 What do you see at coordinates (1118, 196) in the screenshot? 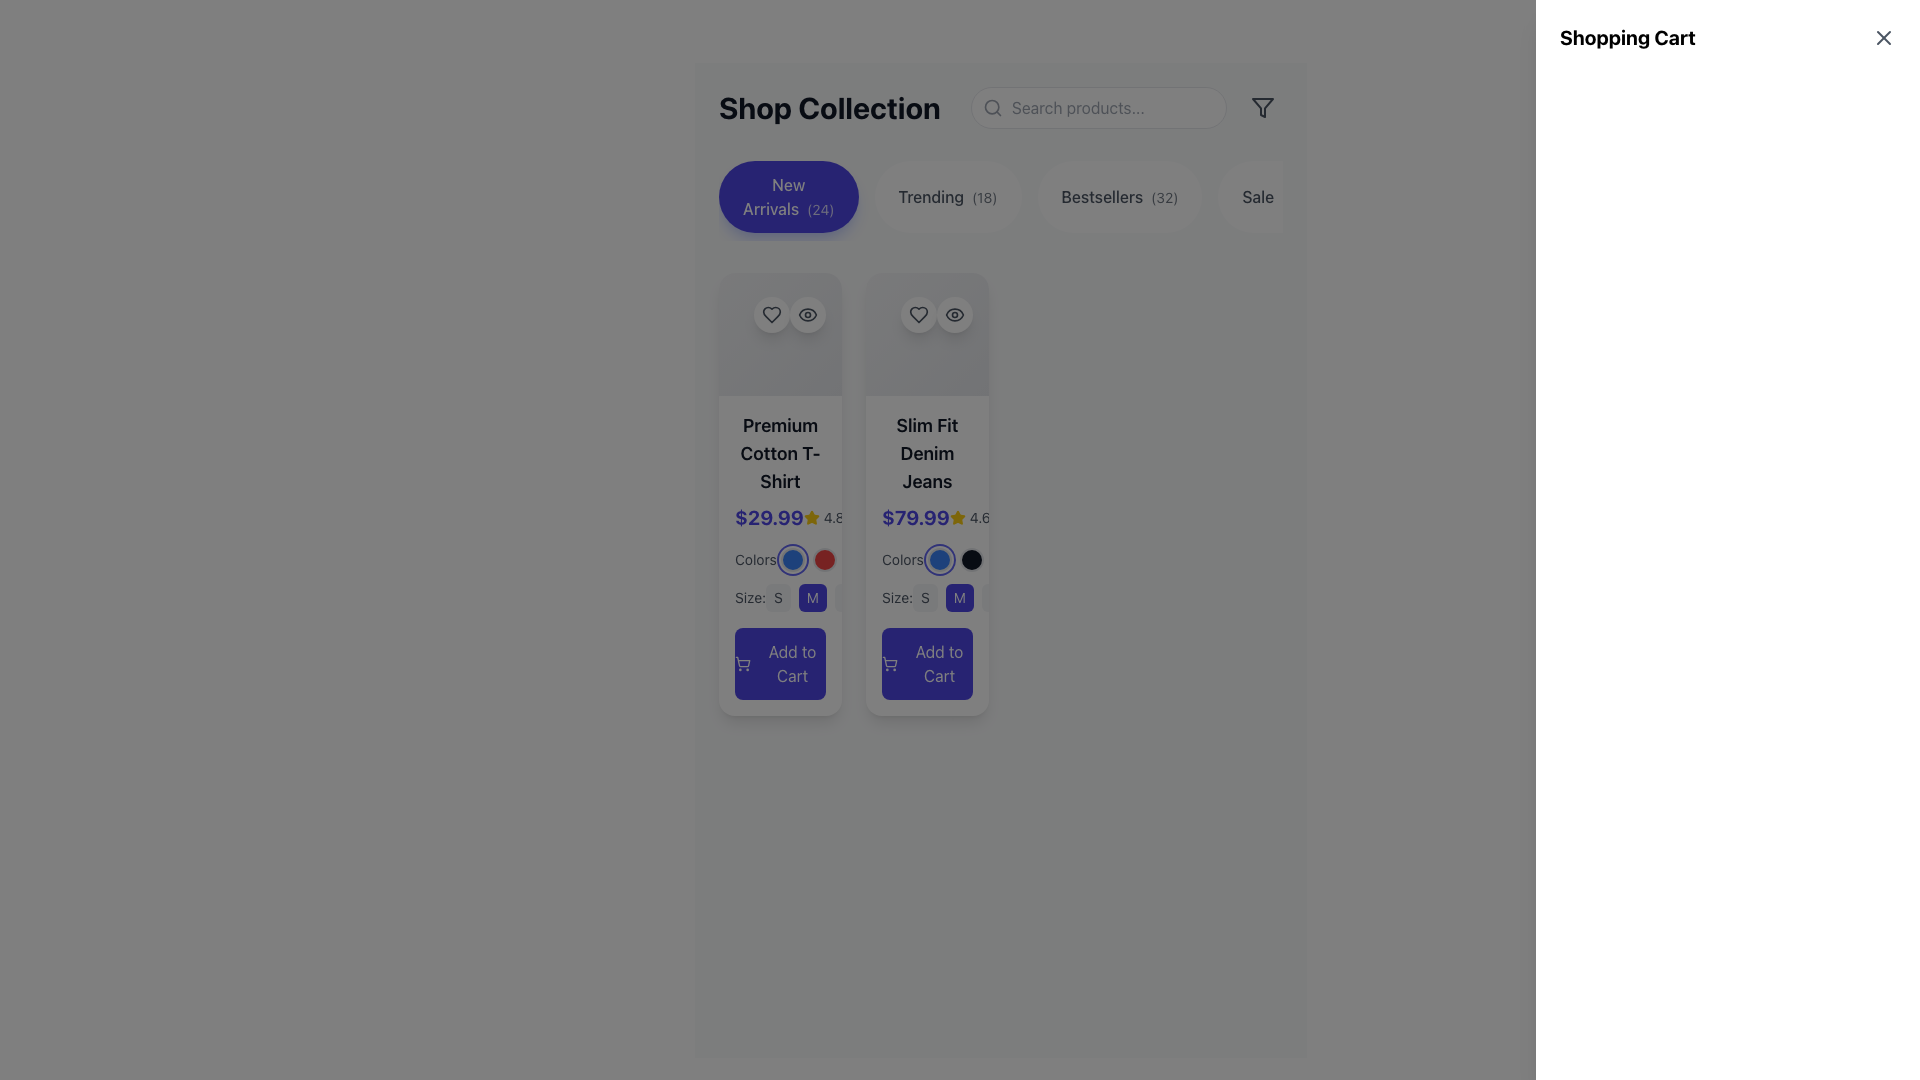
I see `the 'Bestsellers(32)' button, which is the third button in a horizontal group of four buttons that filter or navigate to sections displaying bestselling items, to trigger a transition effect` at bounding box center [1118, 196].